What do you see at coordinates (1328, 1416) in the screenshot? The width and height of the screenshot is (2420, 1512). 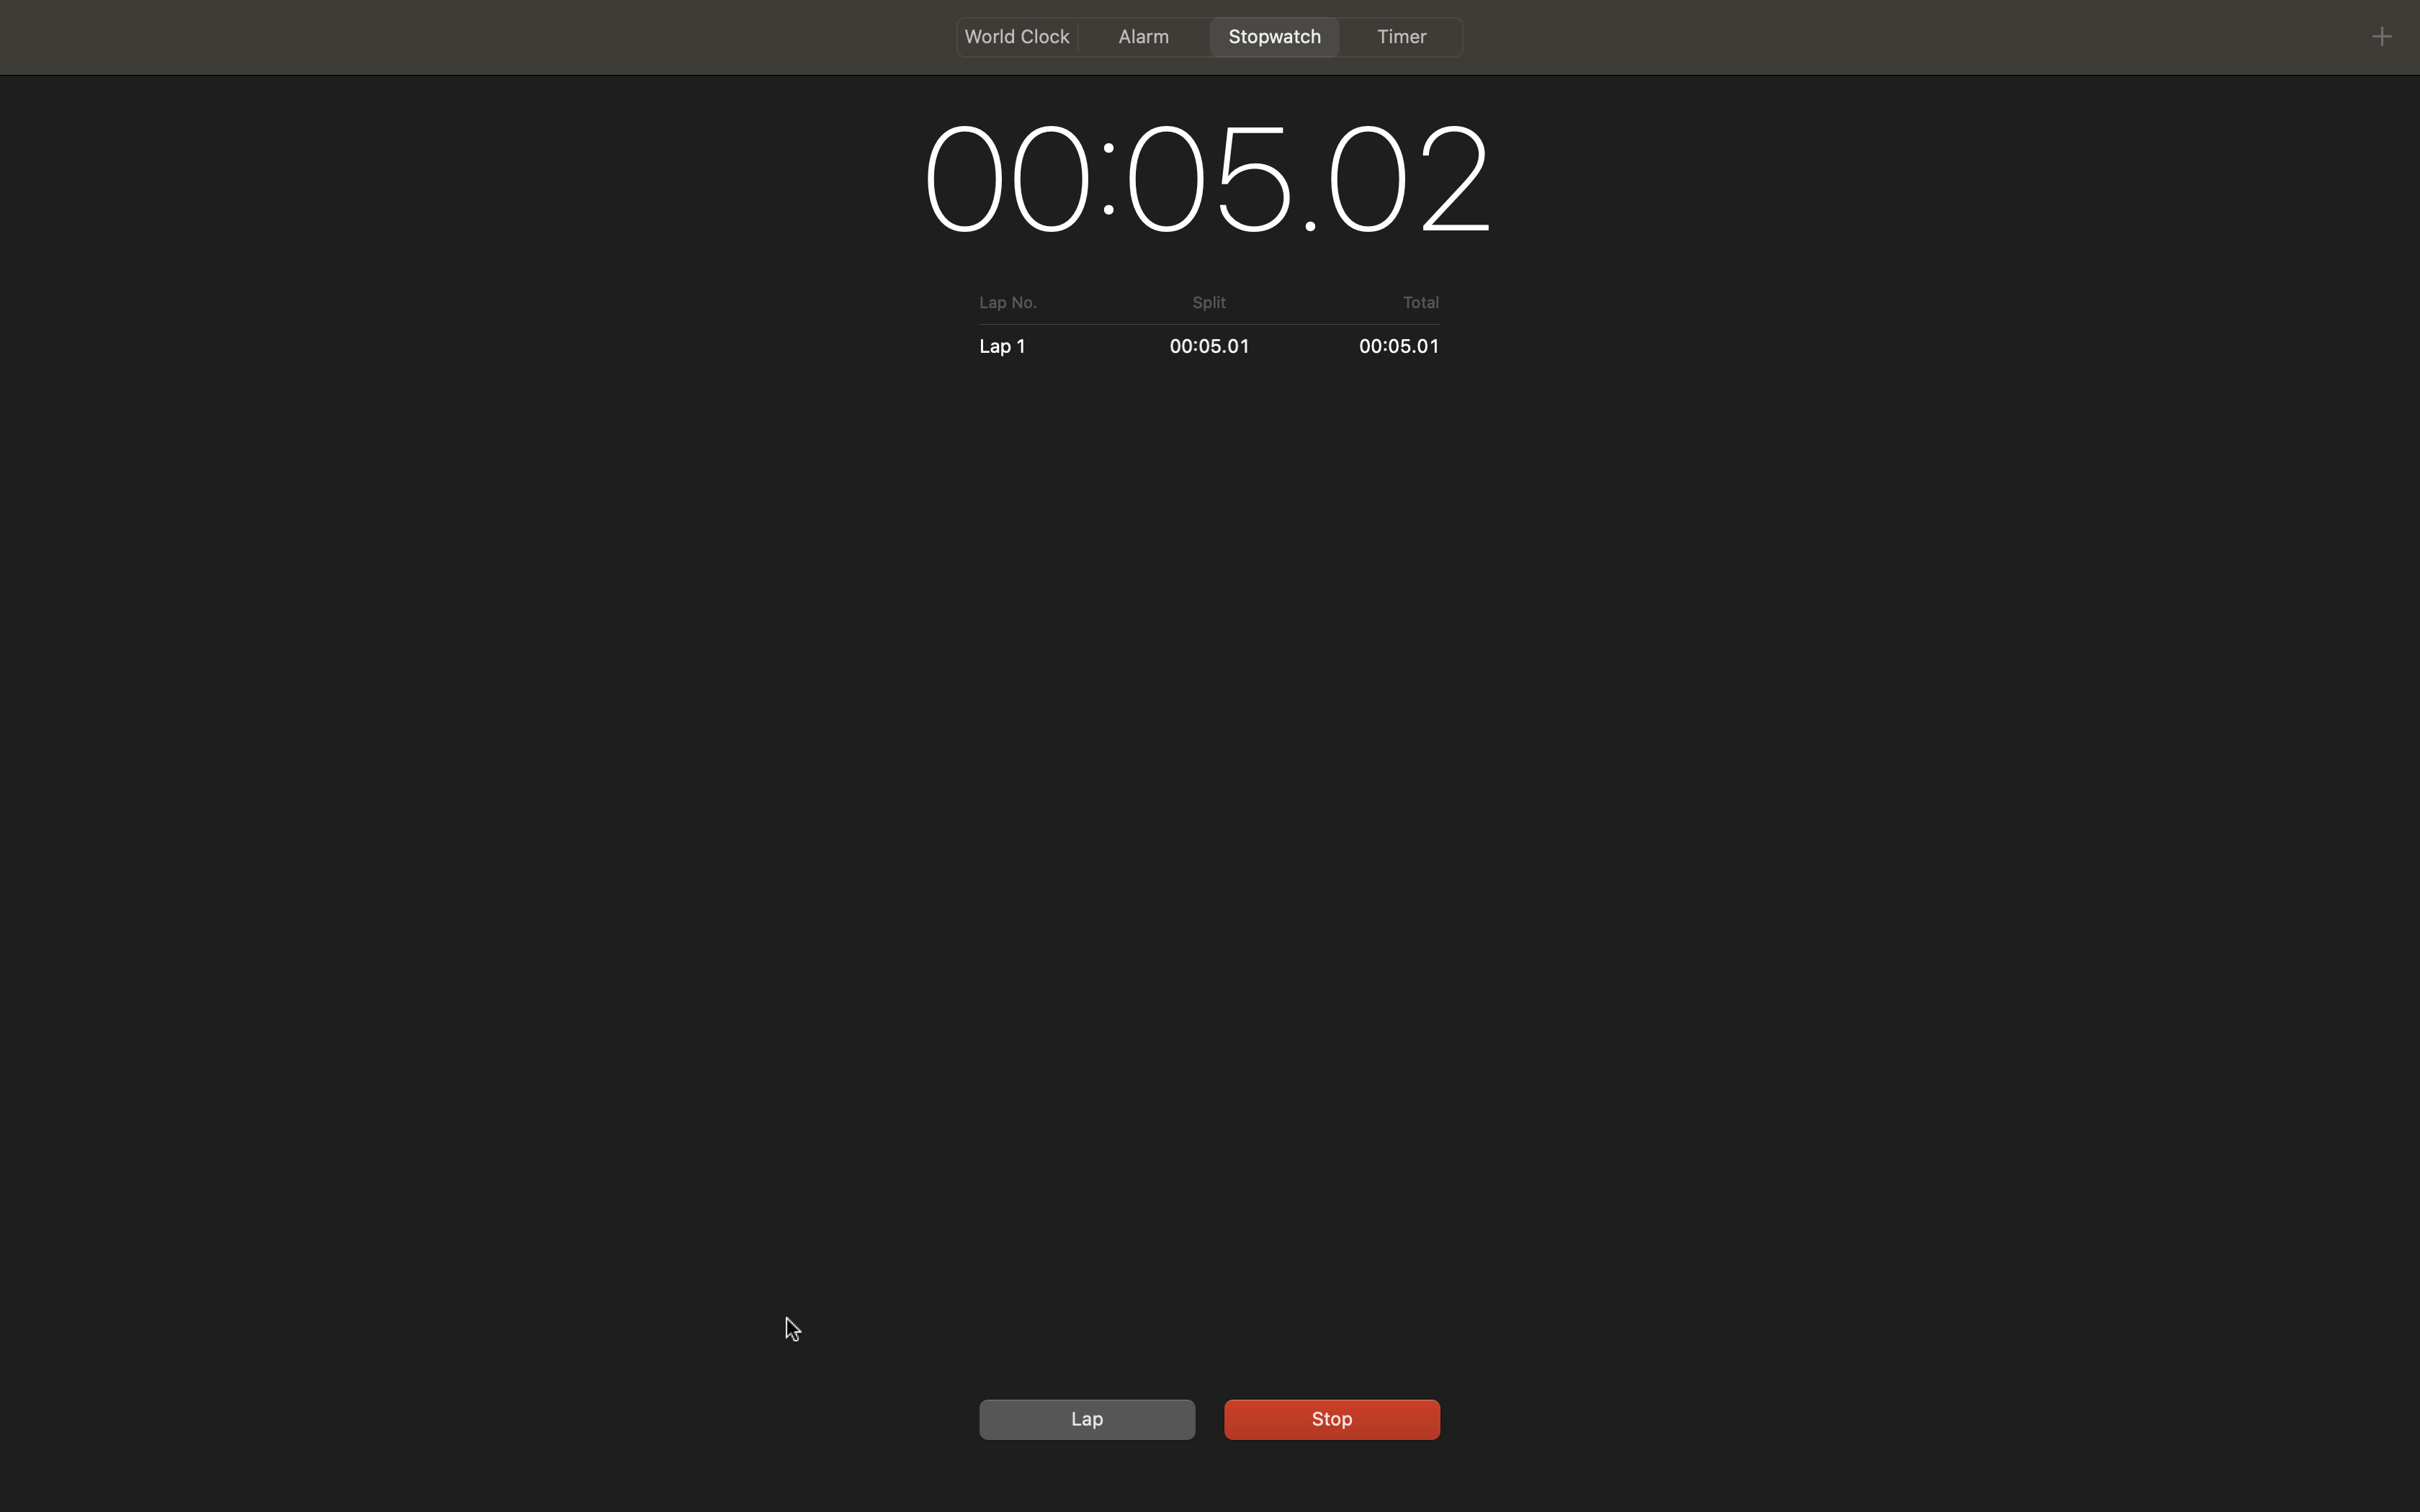 I see `Stop the stopwatch and then reset it` at bounding box center [1328, 1416].